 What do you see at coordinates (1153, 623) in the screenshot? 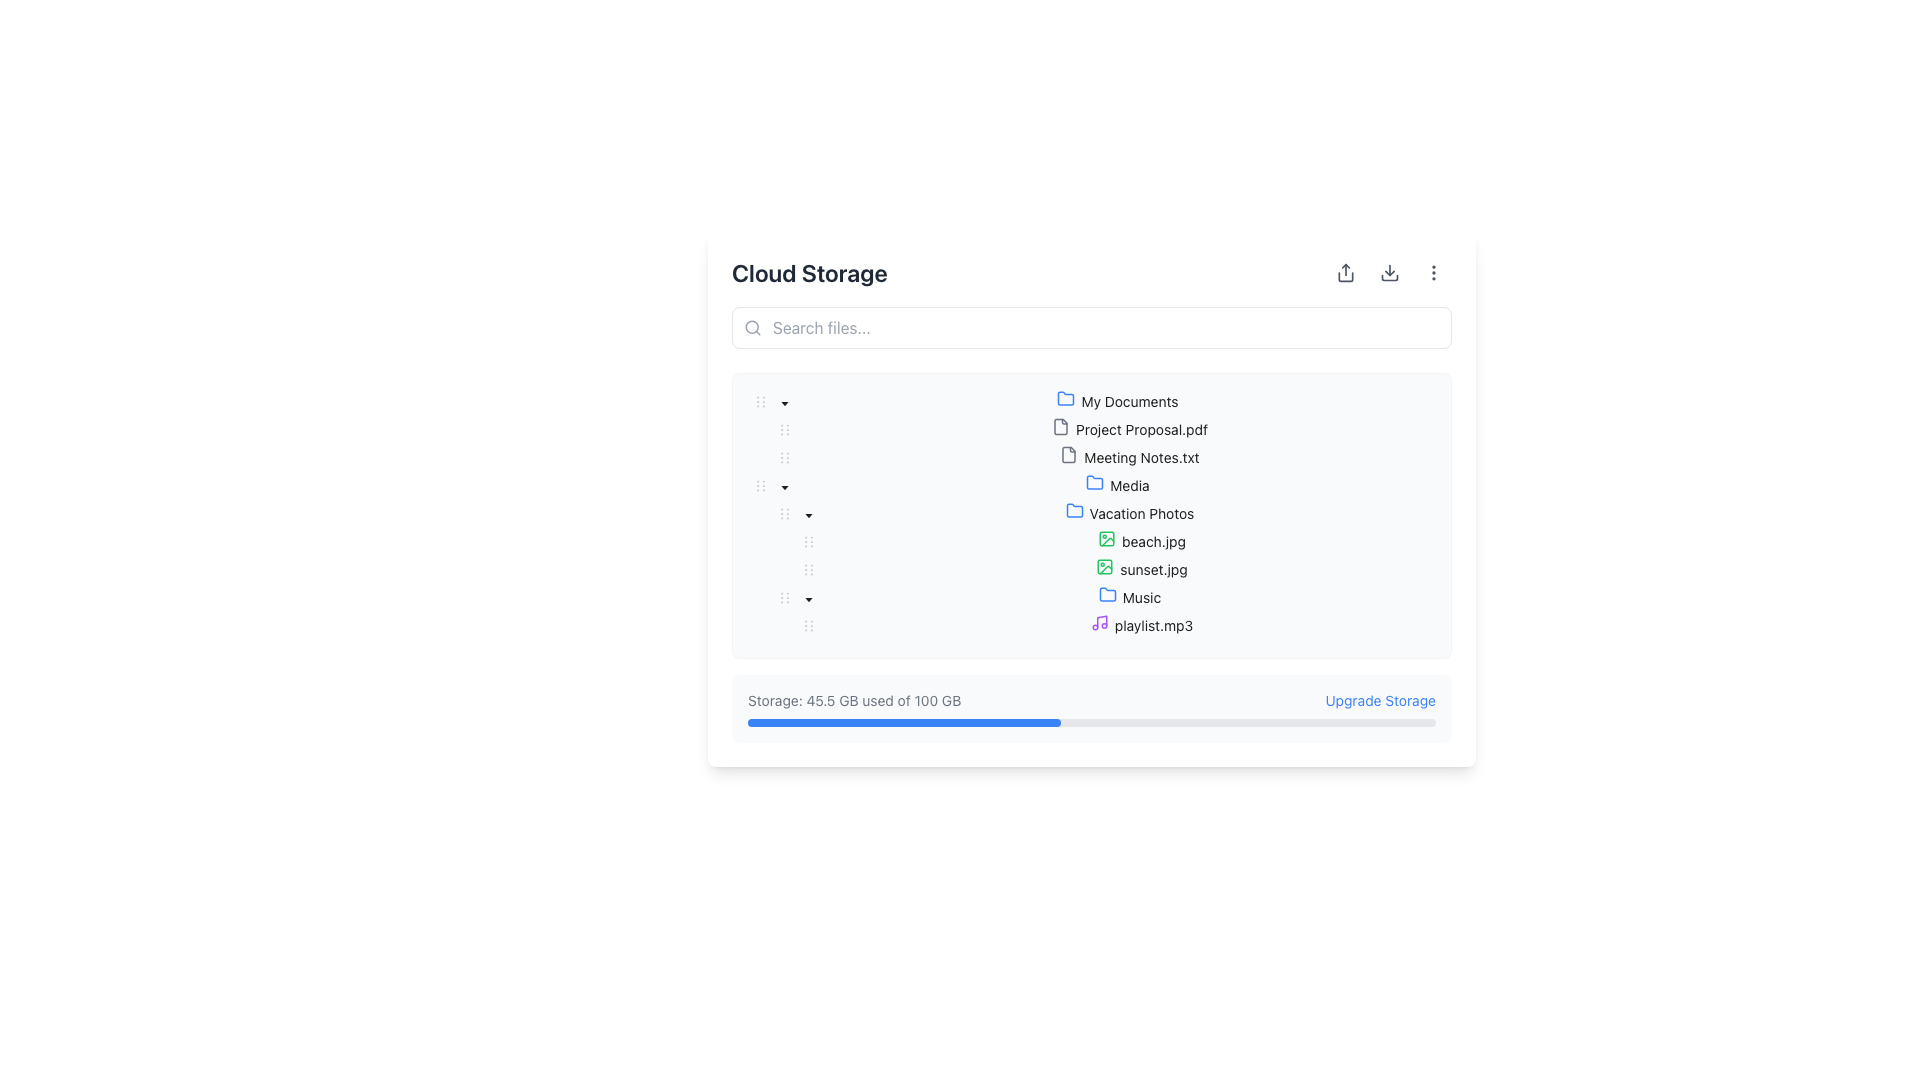
I see `the label element displaying 'playlist.mp3', which is located next to a purple music note icon within the 'Music' folder structure` at bounding box center [1153, 623].